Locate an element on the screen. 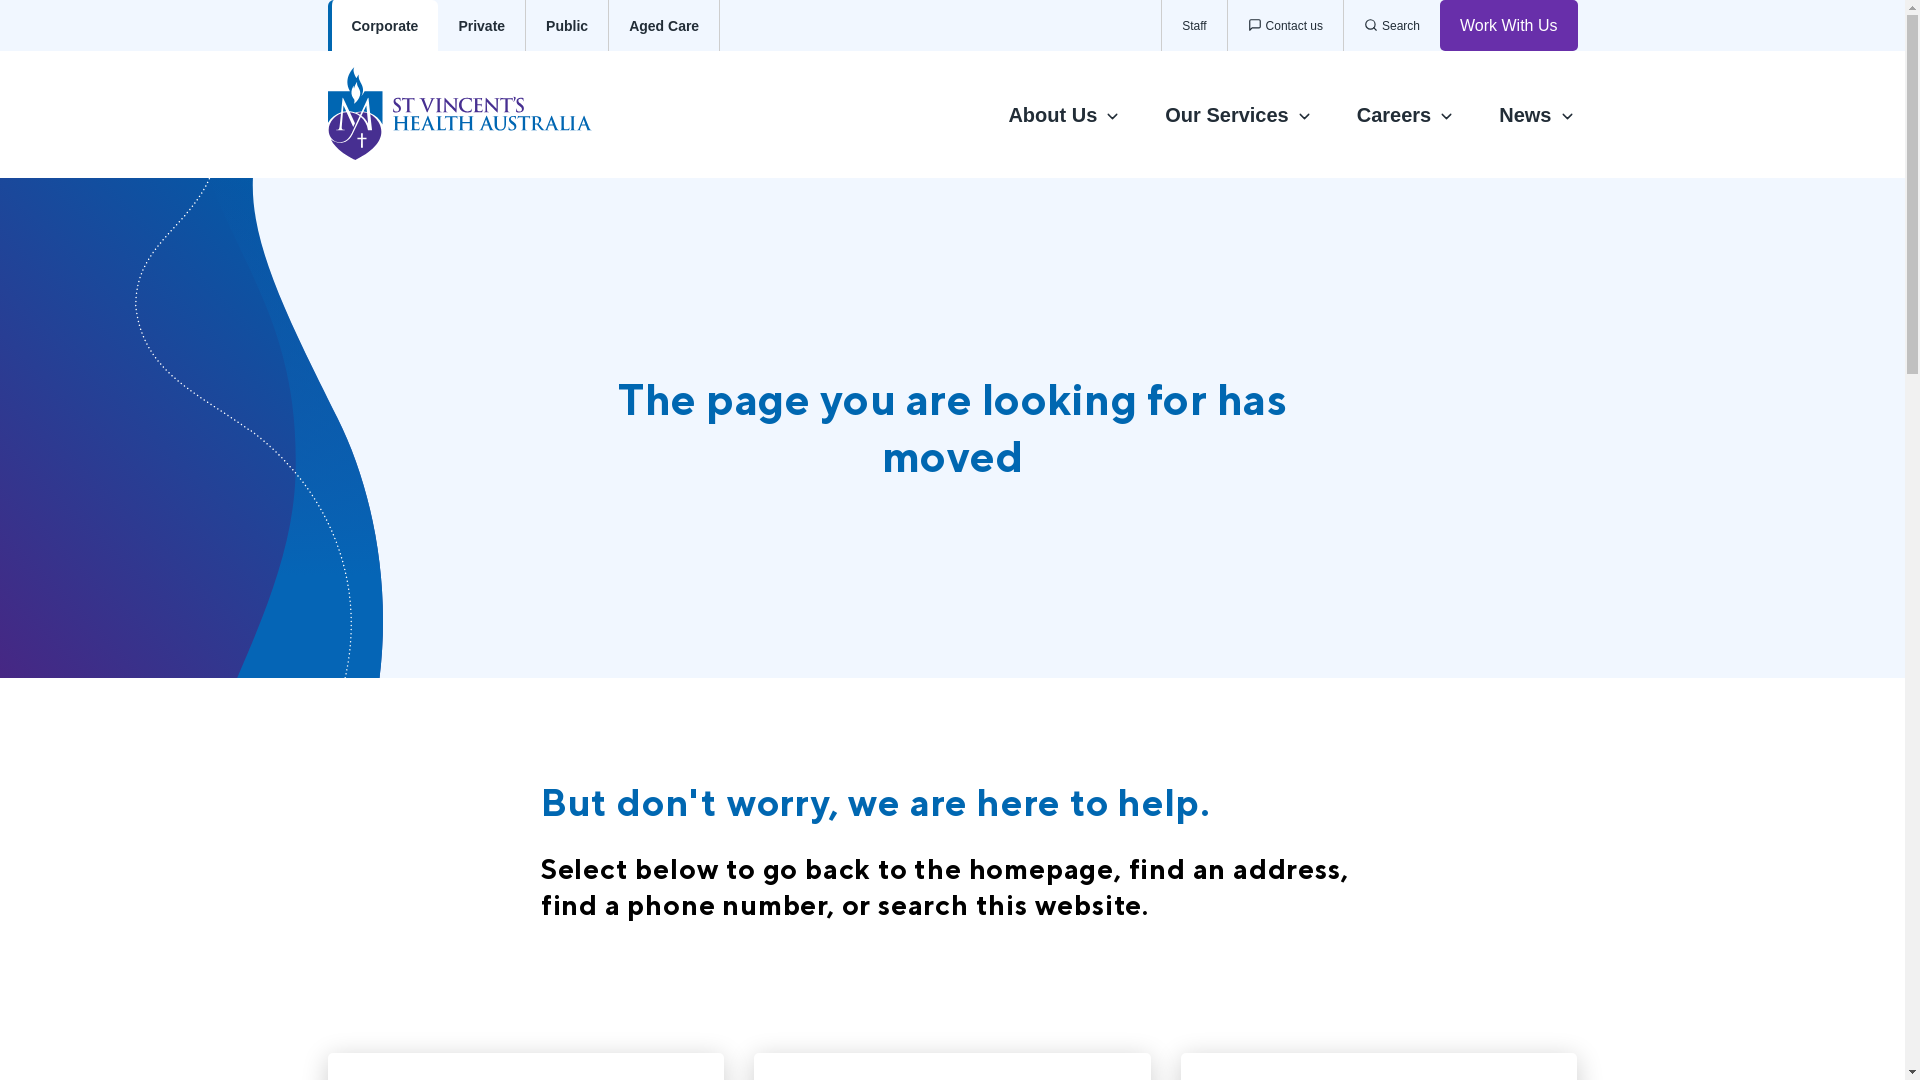 The image size is (1920, 1080). 'Private' is located at coordinates (481, 25).